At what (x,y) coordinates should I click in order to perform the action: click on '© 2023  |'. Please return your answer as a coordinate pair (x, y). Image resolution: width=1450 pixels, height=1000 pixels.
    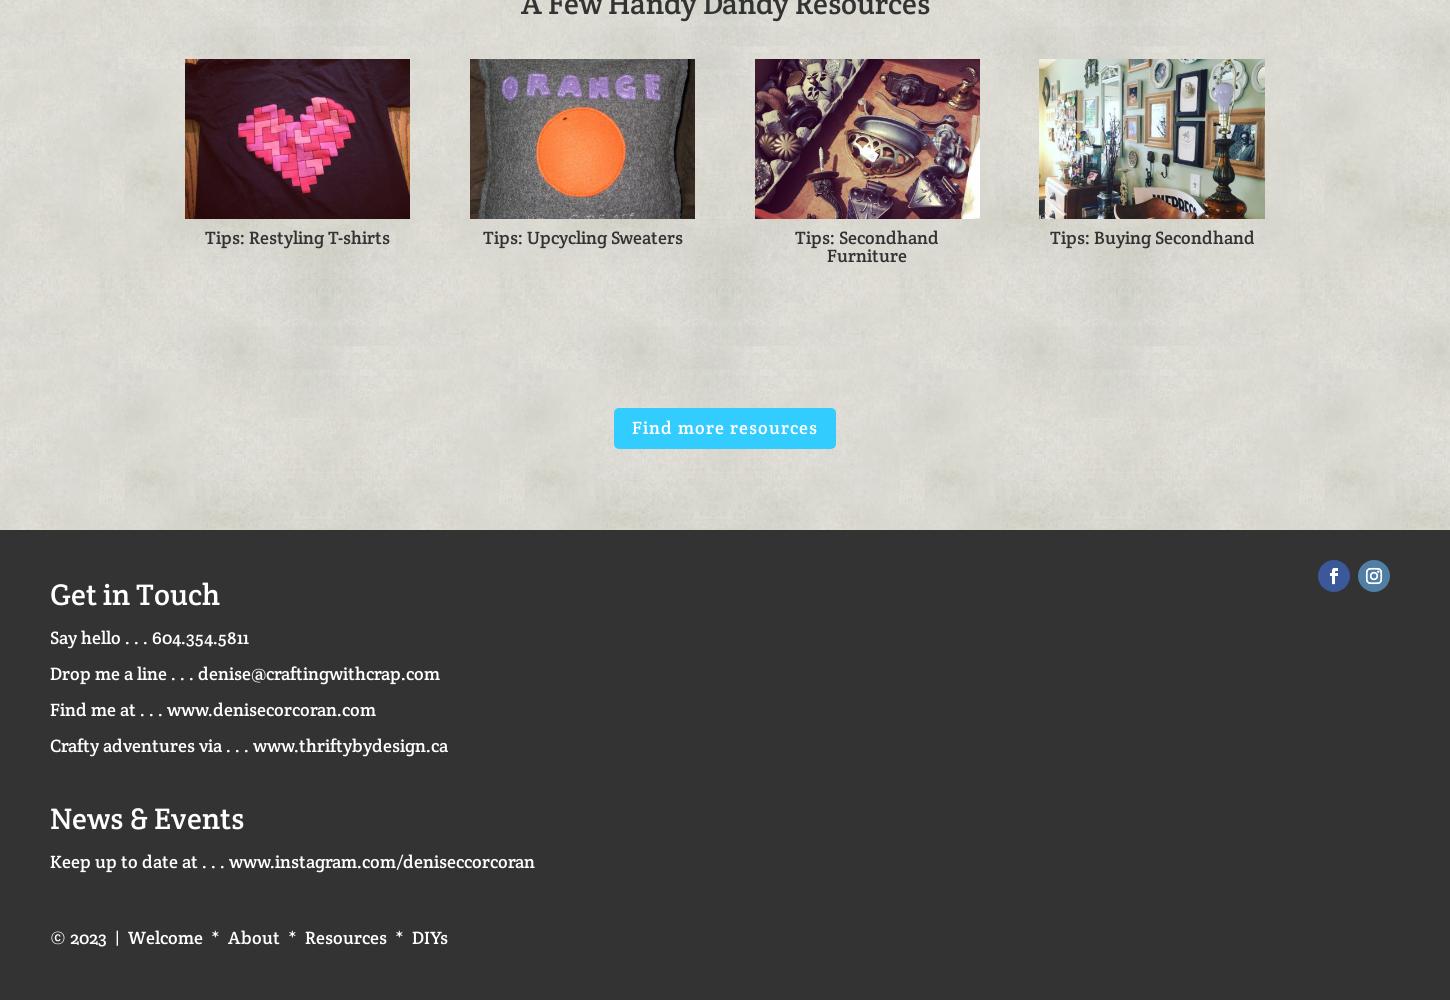
    Looking at the image, I should click on (50, 937).